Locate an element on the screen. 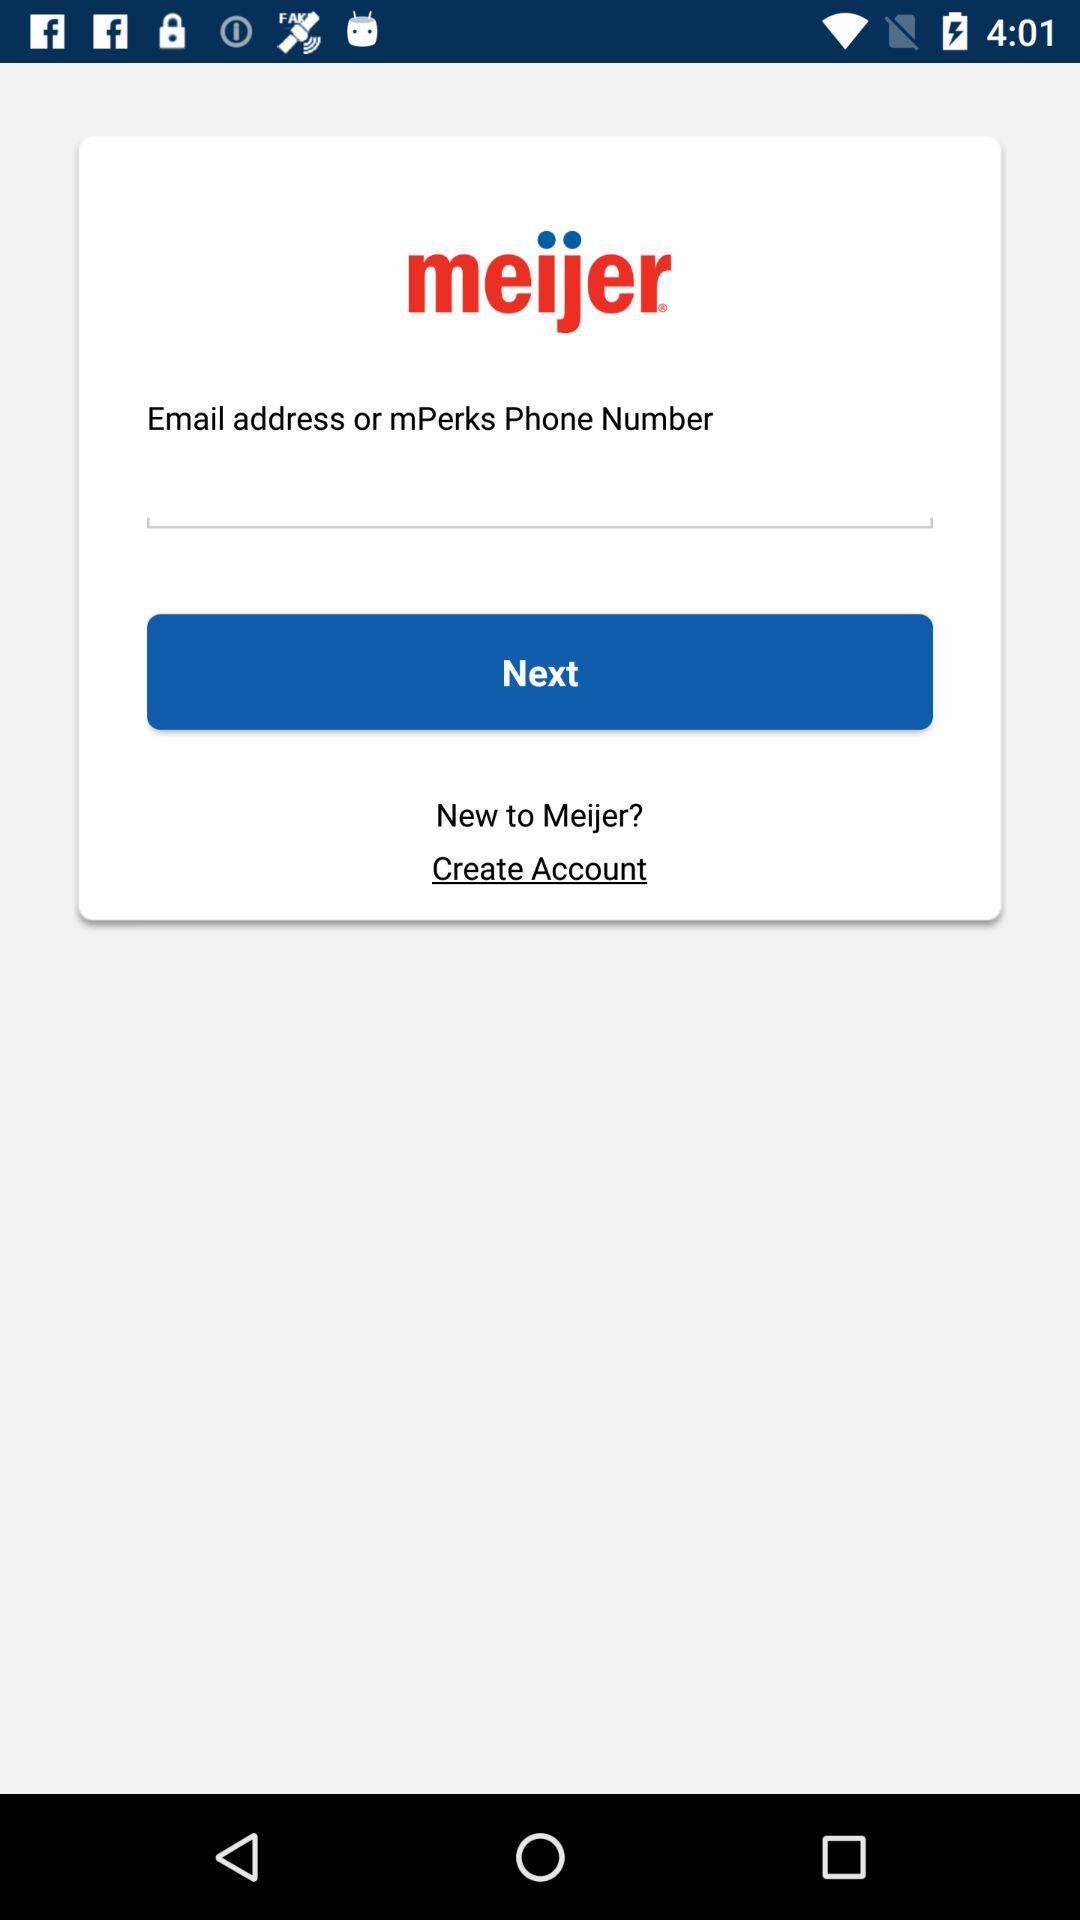  the item above the next is located at coordinates (540, 484).